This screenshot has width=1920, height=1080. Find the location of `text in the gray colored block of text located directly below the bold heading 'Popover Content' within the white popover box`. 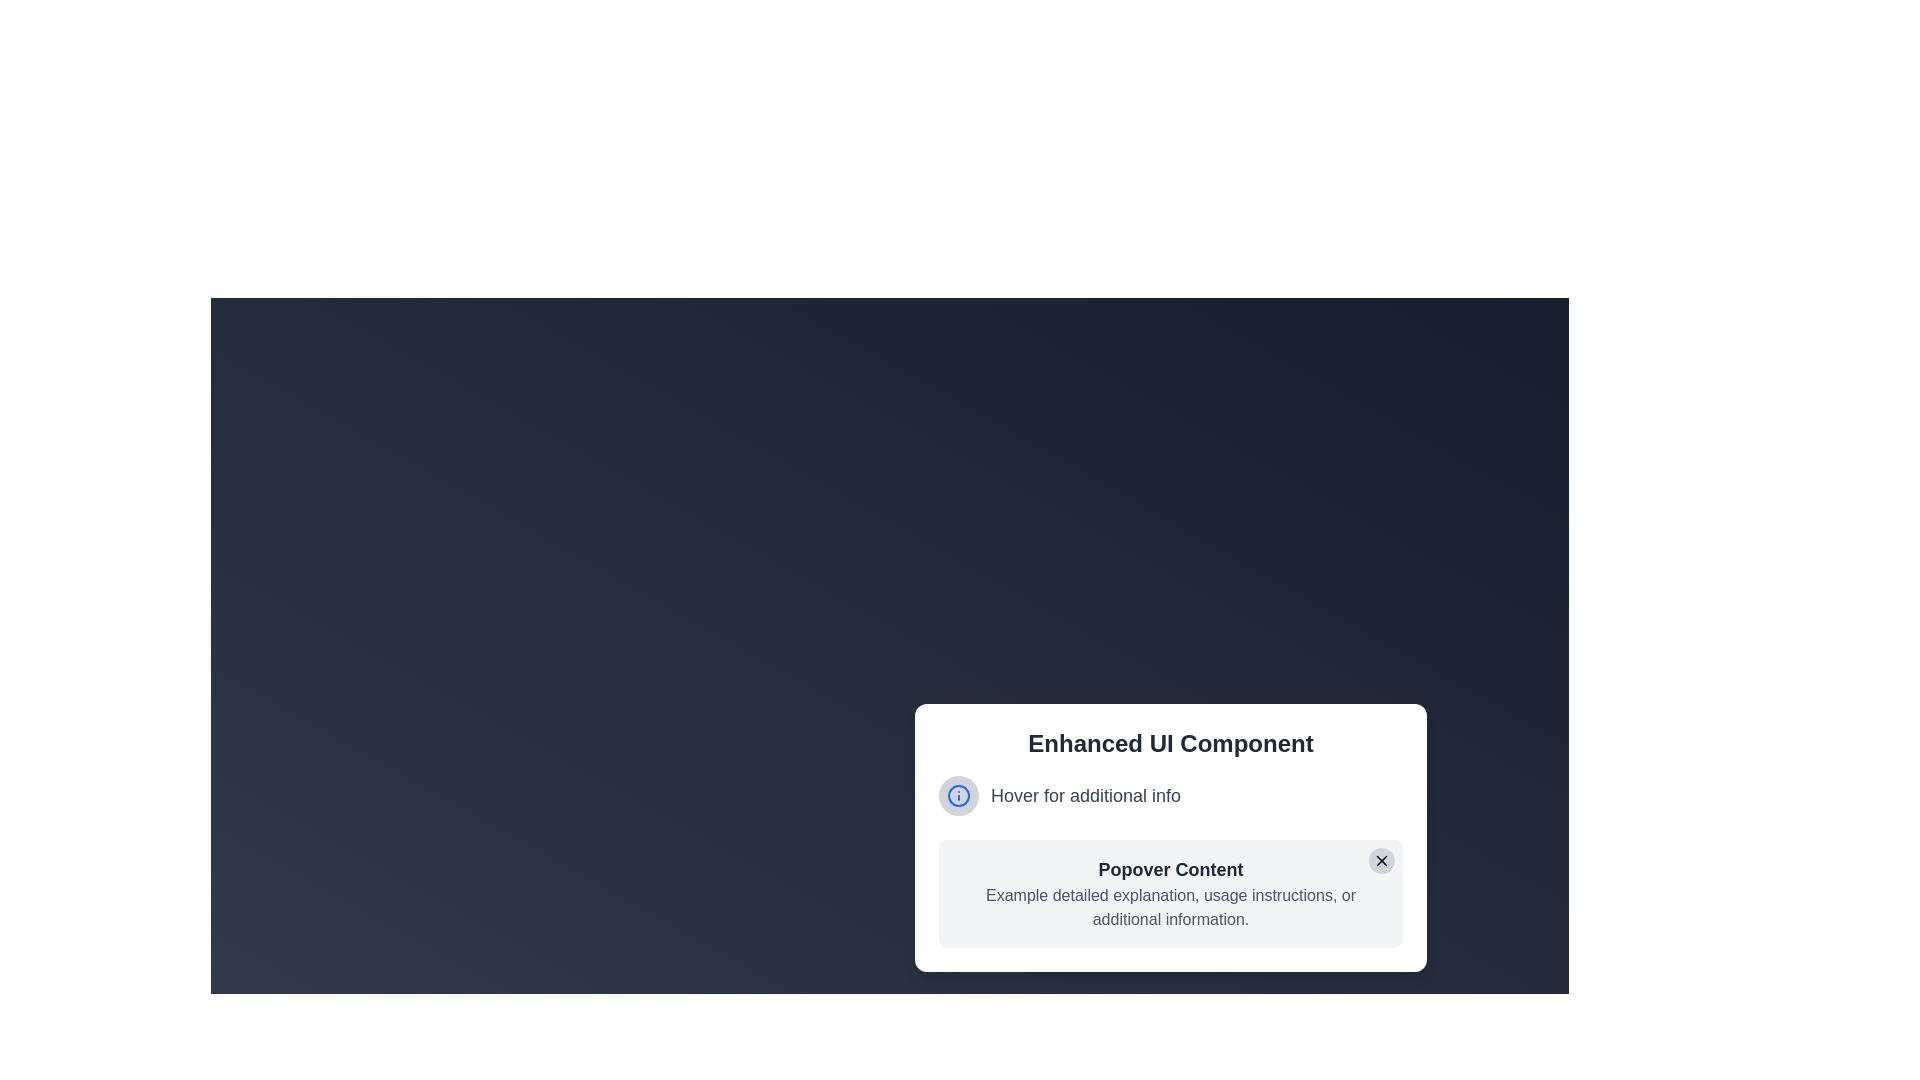

text in the gray colored block of text located directly below the bold heading 'Popover Content' within the white popover box is located at coordinates (1171, 907).